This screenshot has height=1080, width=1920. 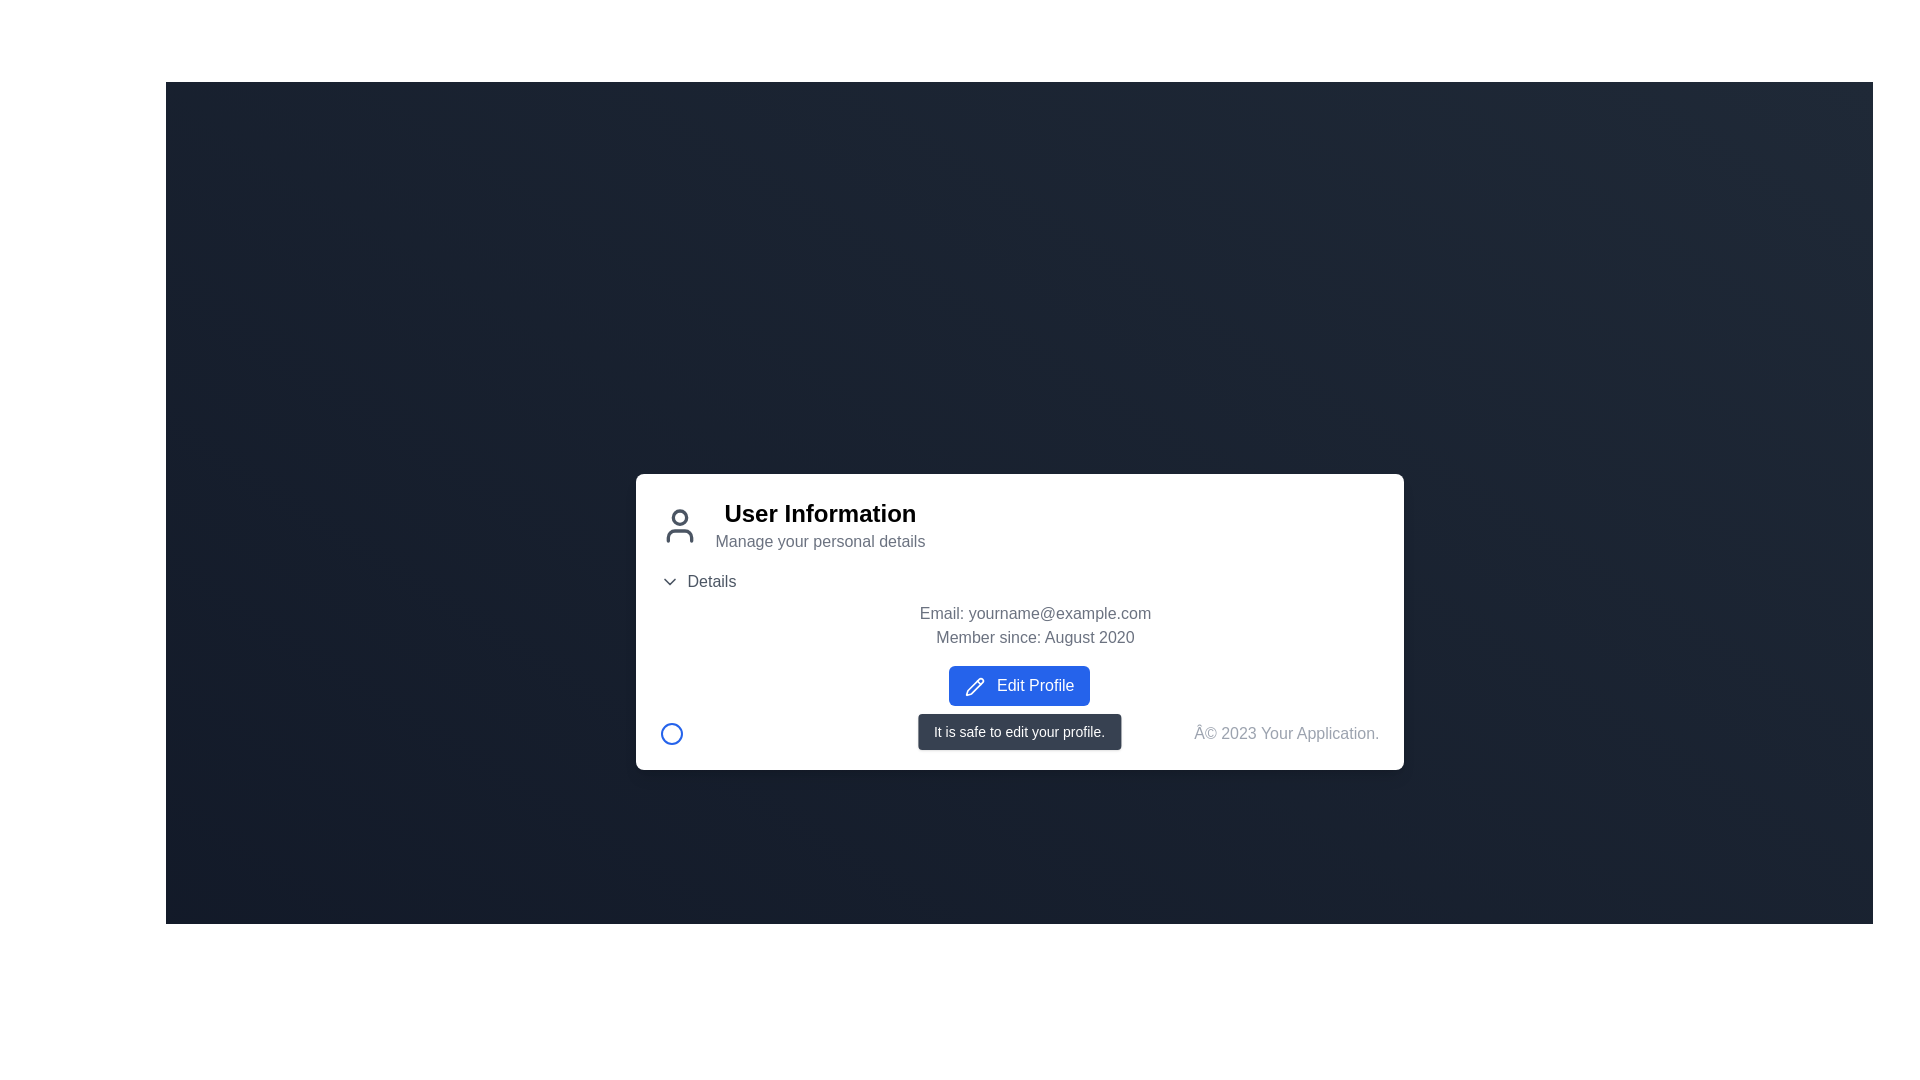 I want to click on the static text label displaying 'Details' in light gray color, located near the top-left corner of the user information section, so click(x=711, y=582).